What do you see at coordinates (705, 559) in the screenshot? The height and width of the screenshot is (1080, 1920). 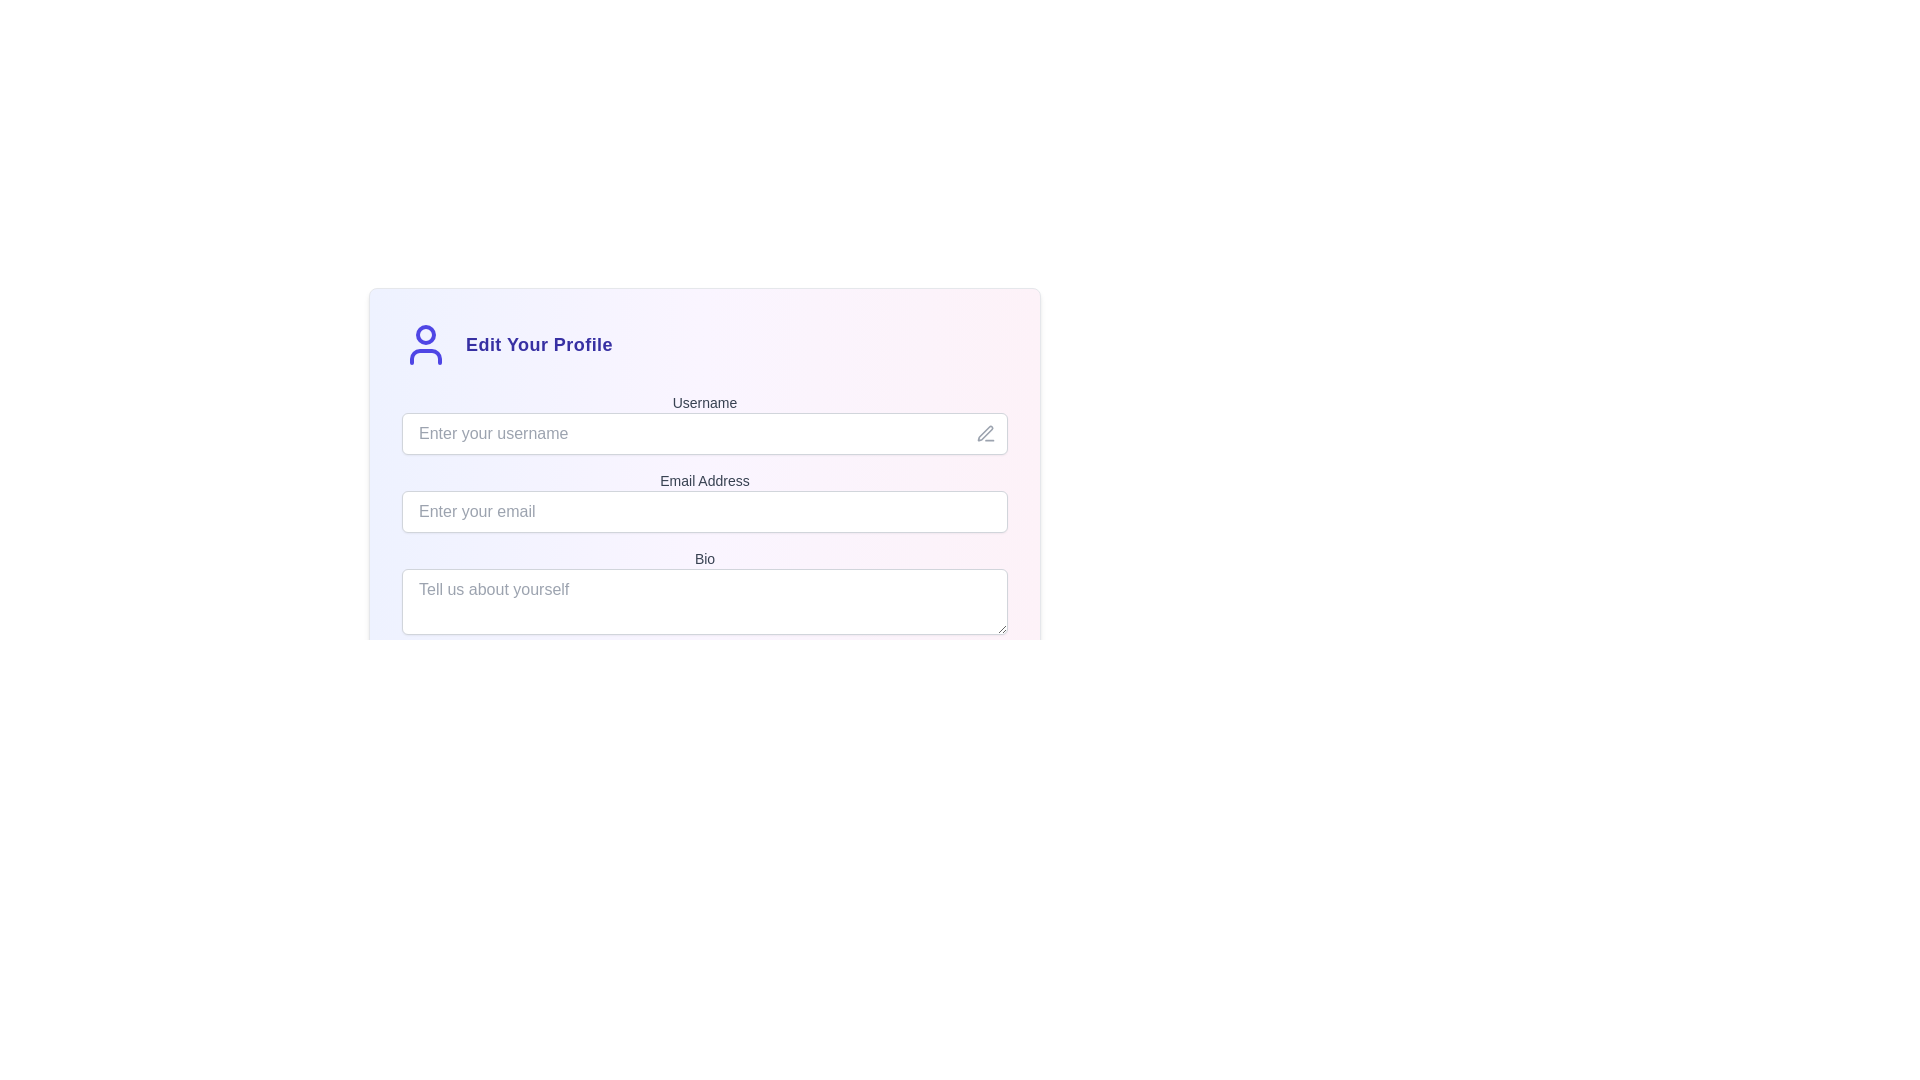 I see `the text label that indicates users should provide information about their biography, positioned above the 'Tell us about yourself' input field` at bounding box center [705, 559].